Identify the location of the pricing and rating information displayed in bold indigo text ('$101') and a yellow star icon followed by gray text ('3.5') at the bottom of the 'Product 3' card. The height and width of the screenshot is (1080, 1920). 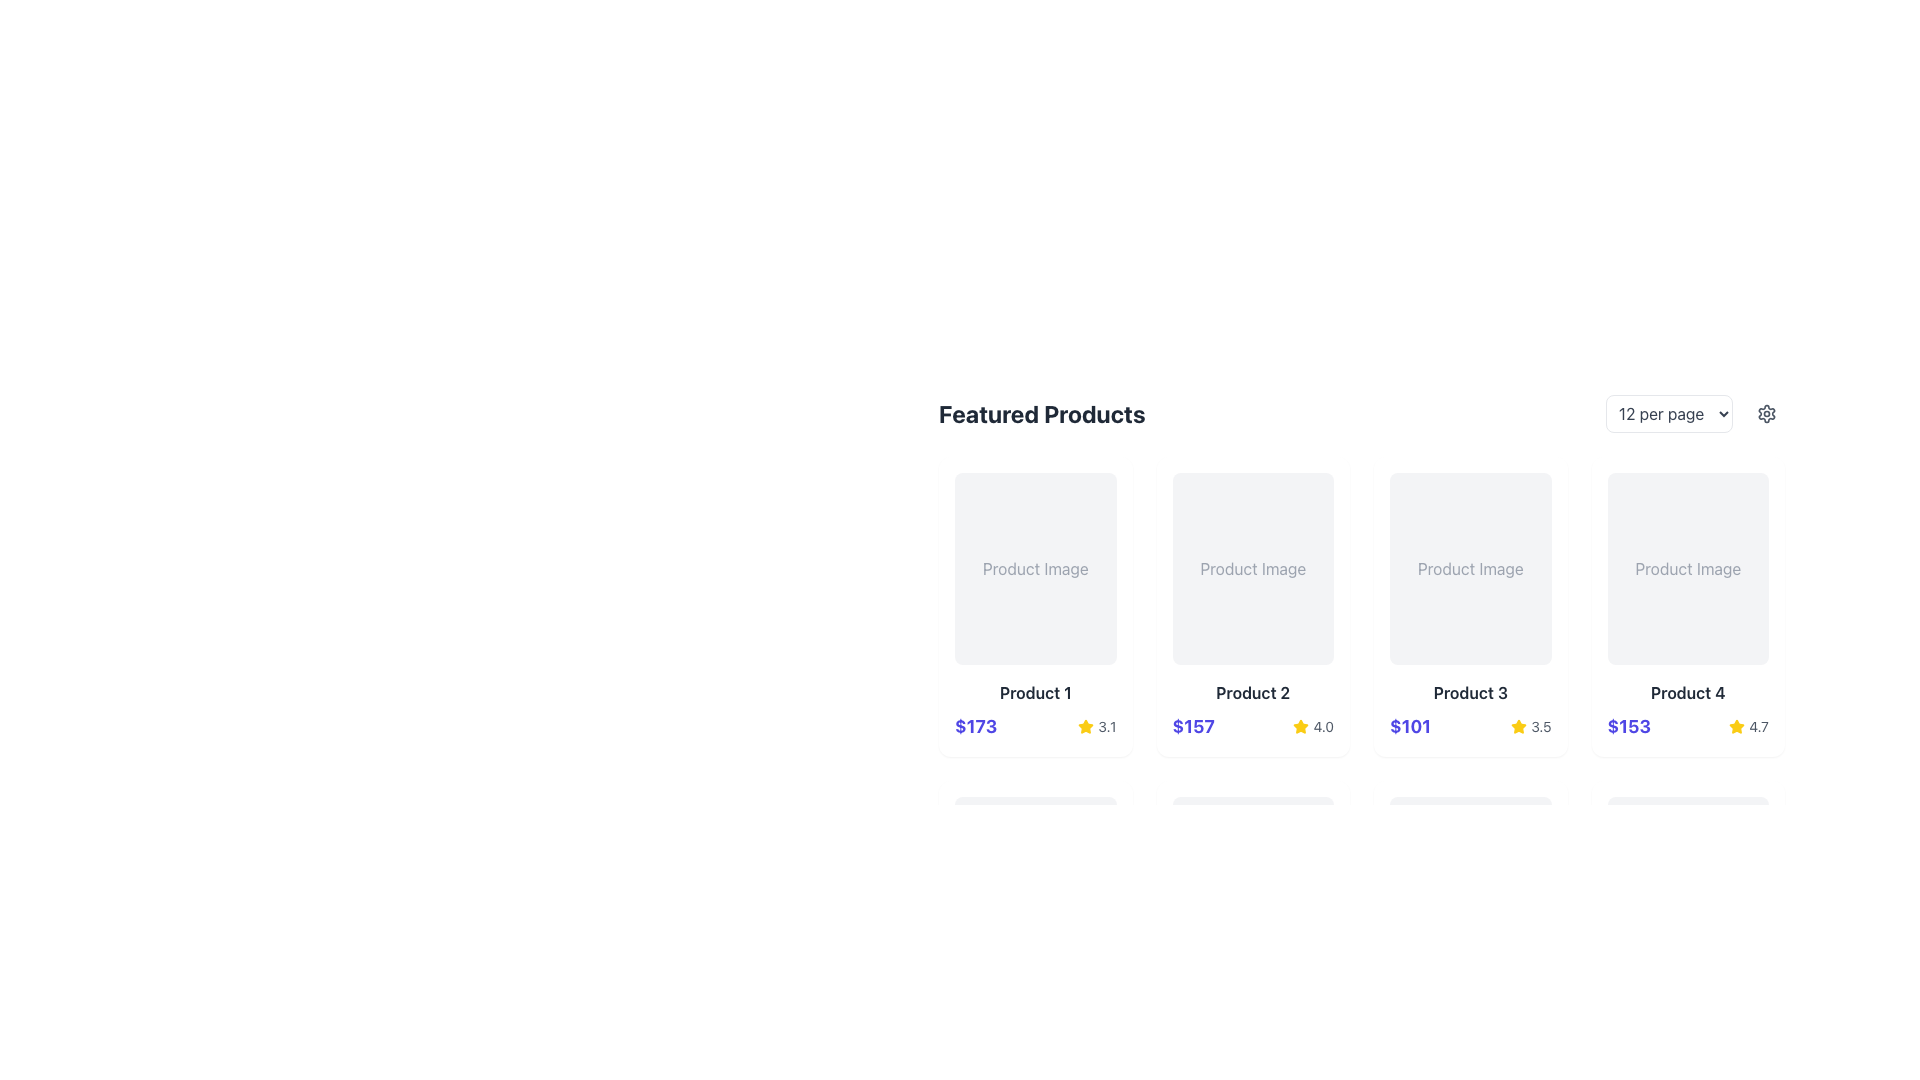
(1470, 726).